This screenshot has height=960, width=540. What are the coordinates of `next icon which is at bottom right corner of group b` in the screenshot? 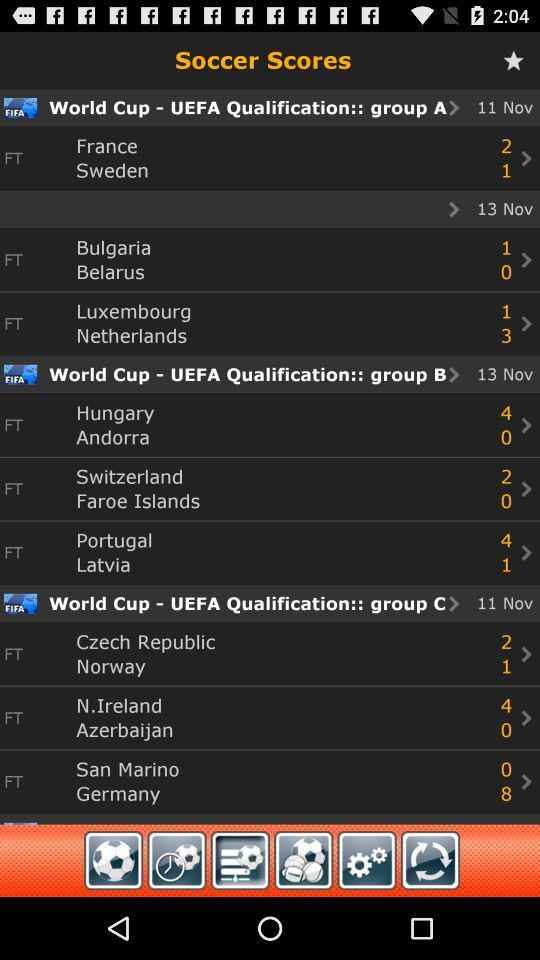 It's located at (526, 552).